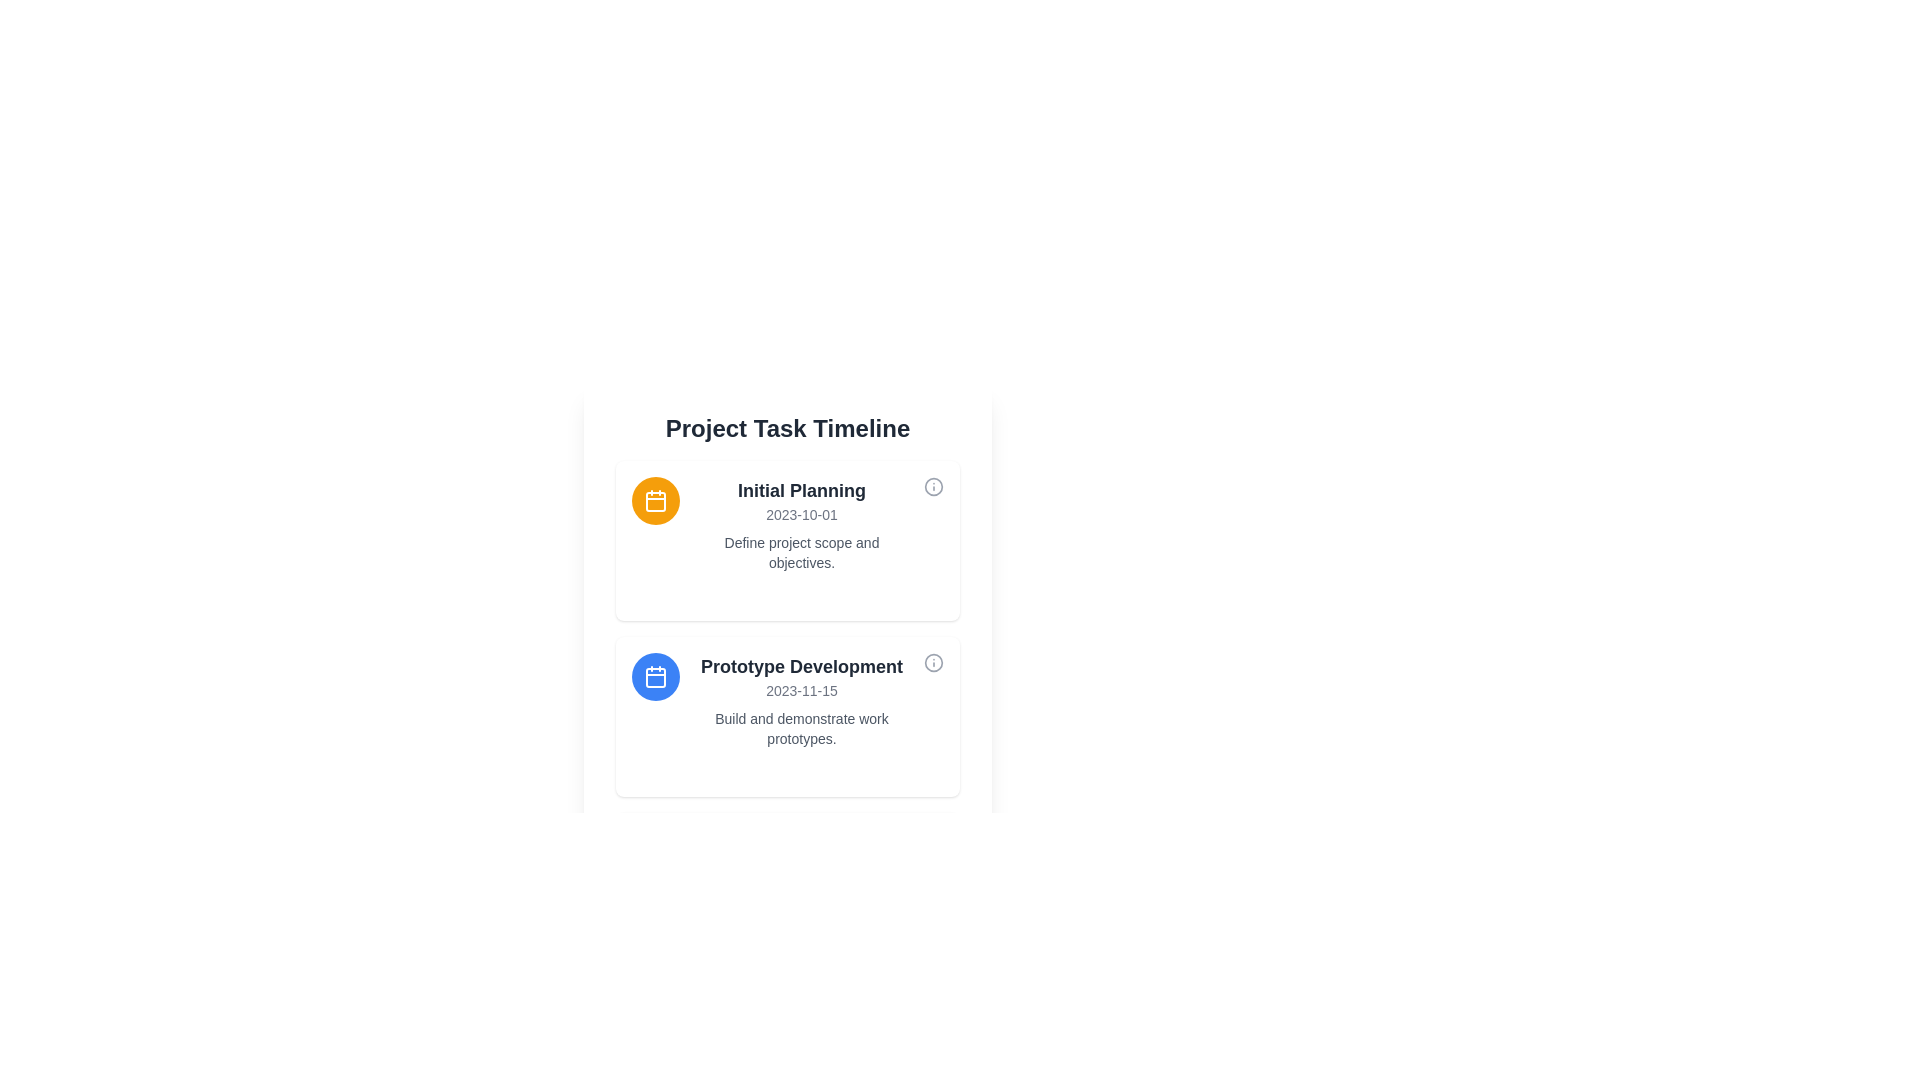 This screenshot has height=1080, width=1920. What do you see at coordinates (801, 490) in the screenshot?
I see `the Text Label element that serves as the title for the 'Initial Planning' task card, positioned at the top of the card` at bounding box center [801, 490].